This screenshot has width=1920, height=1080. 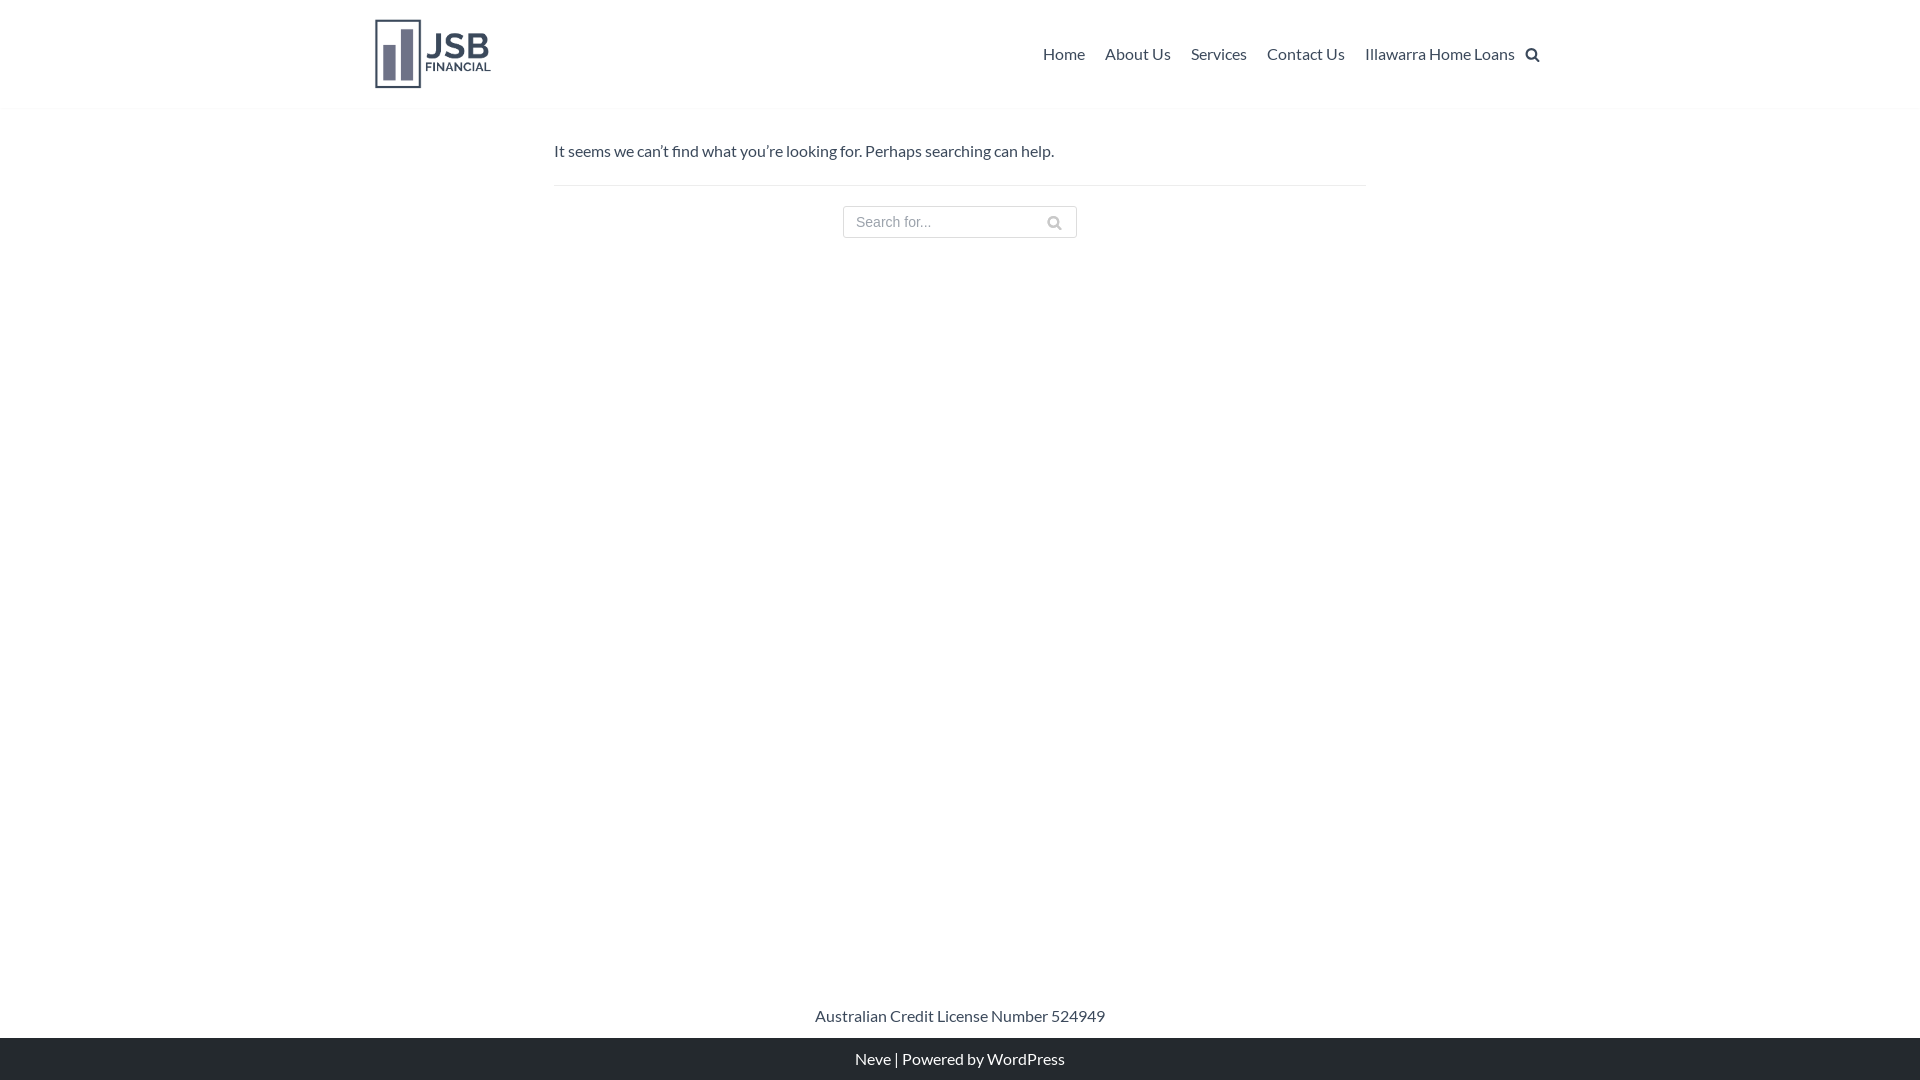 I want to click on 'JSB Financial', so click(x=432, y=53).